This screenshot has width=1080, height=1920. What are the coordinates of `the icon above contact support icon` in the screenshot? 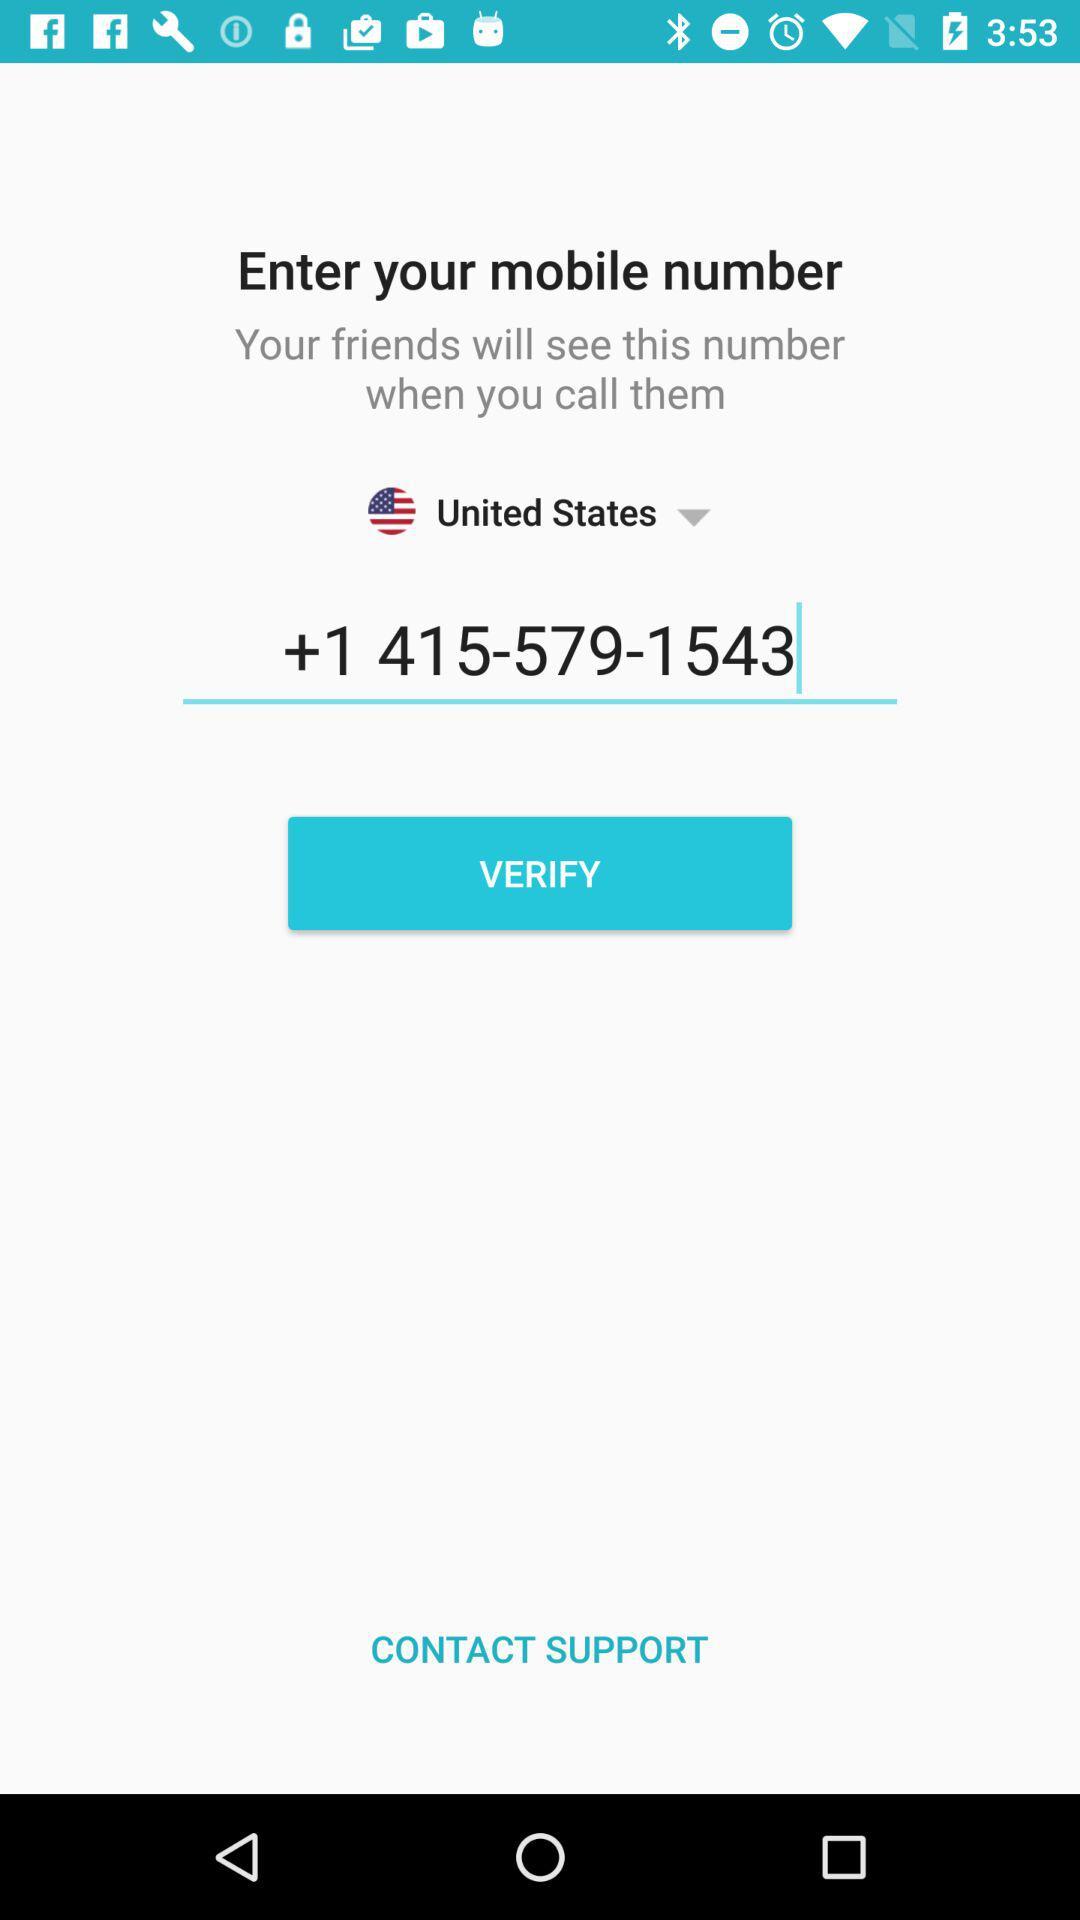 It's located at (540, 873).